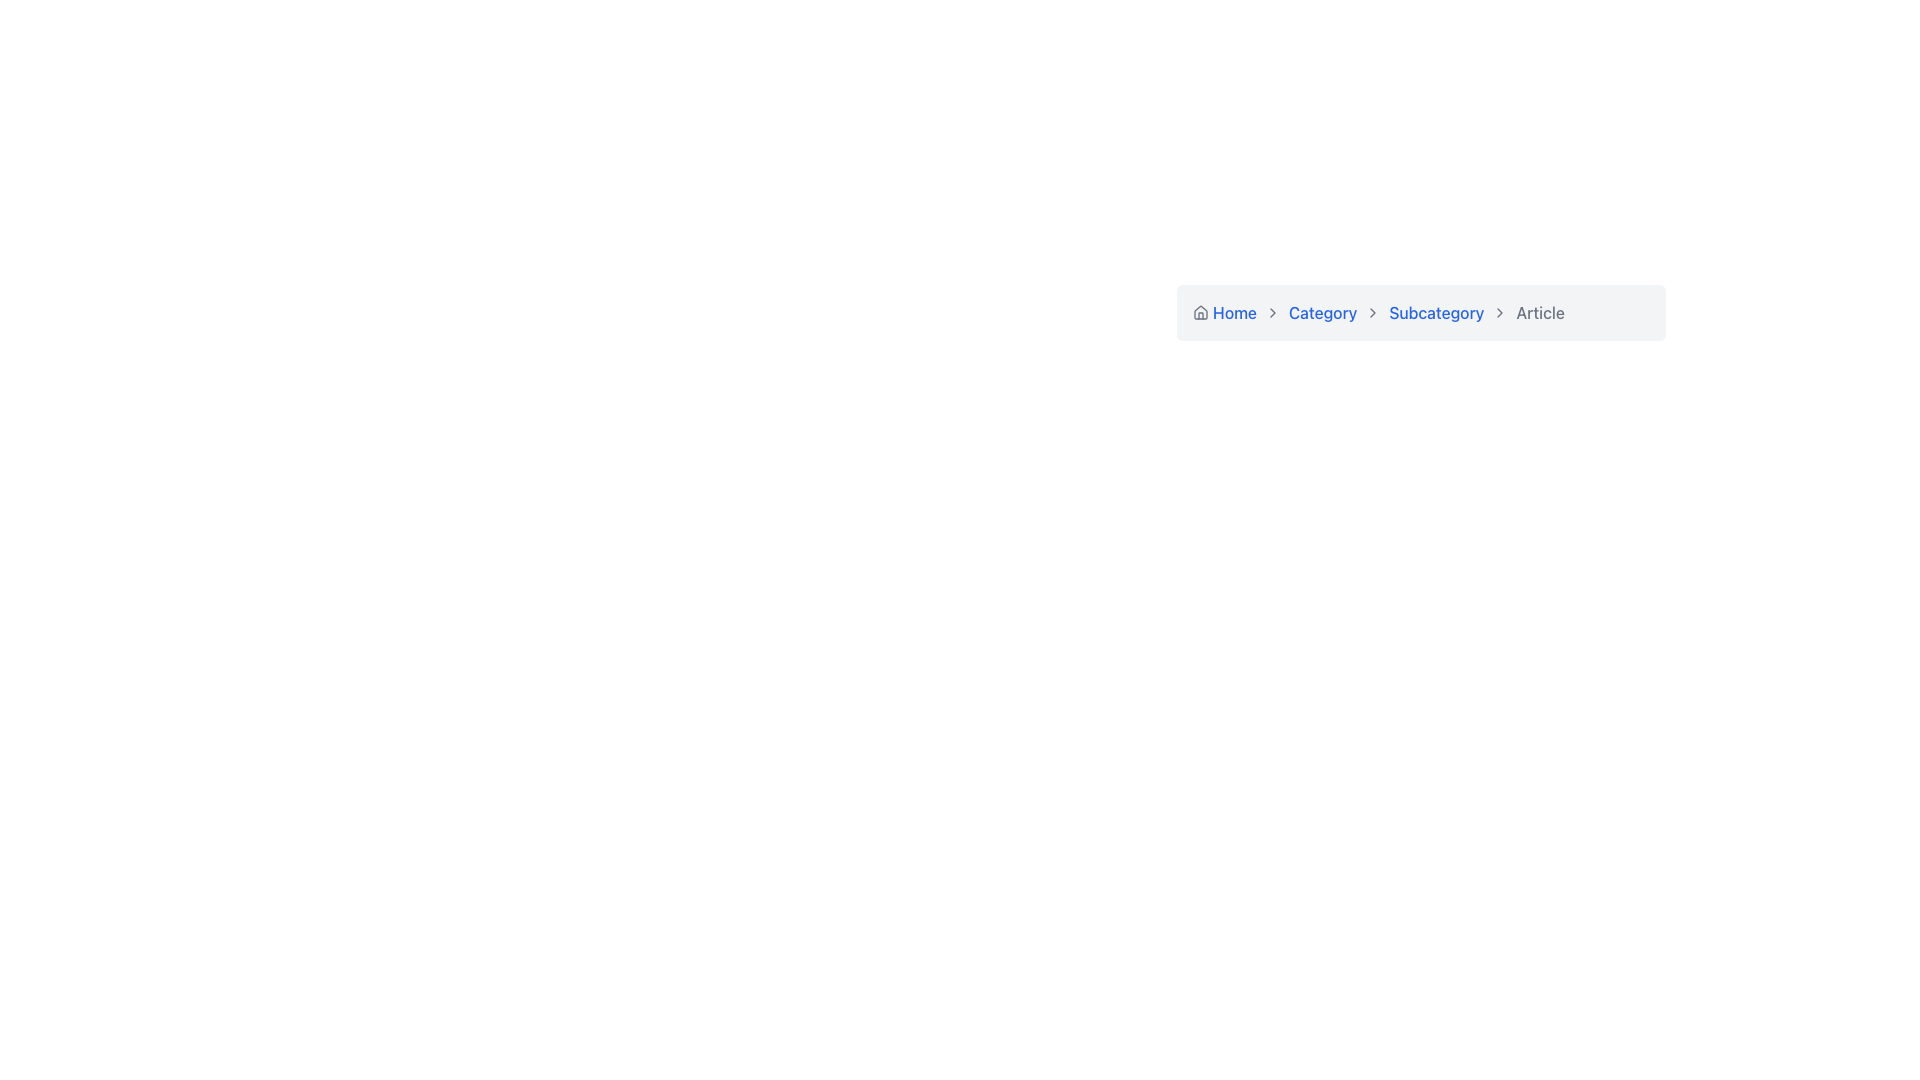 The height and width of the screenshot is (1080, 1920). What do you see at coordinates (1223, 312) in the screenshot?
I see `the first hyperlink in the breadcrumb navigation bar at the top middle of the UI` at bounding box center [1223, 312].